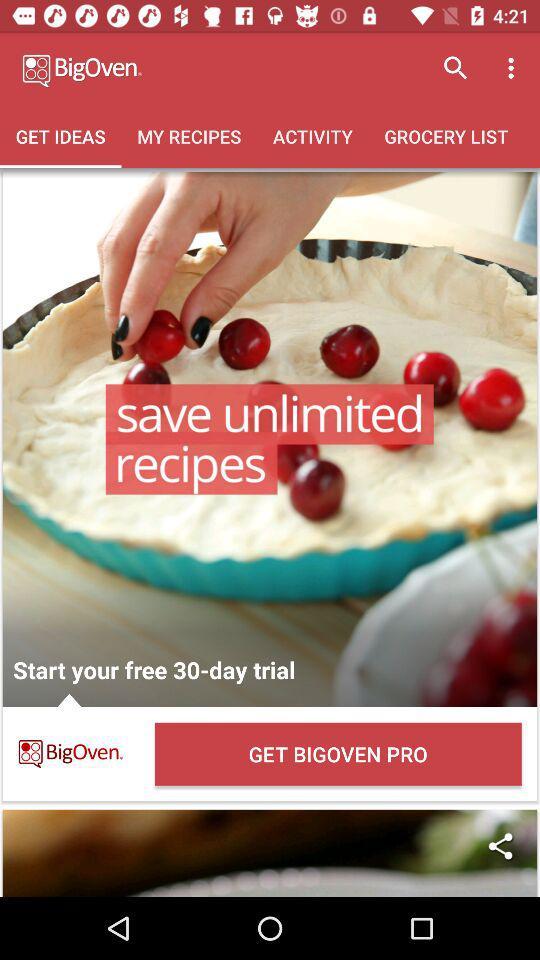 The width and height of the screenshot is (540, 960). What do you see at coordinates (499, 845) in the screenshot?
I see `item at the bottom right corner` at bounding box center [499, 845].